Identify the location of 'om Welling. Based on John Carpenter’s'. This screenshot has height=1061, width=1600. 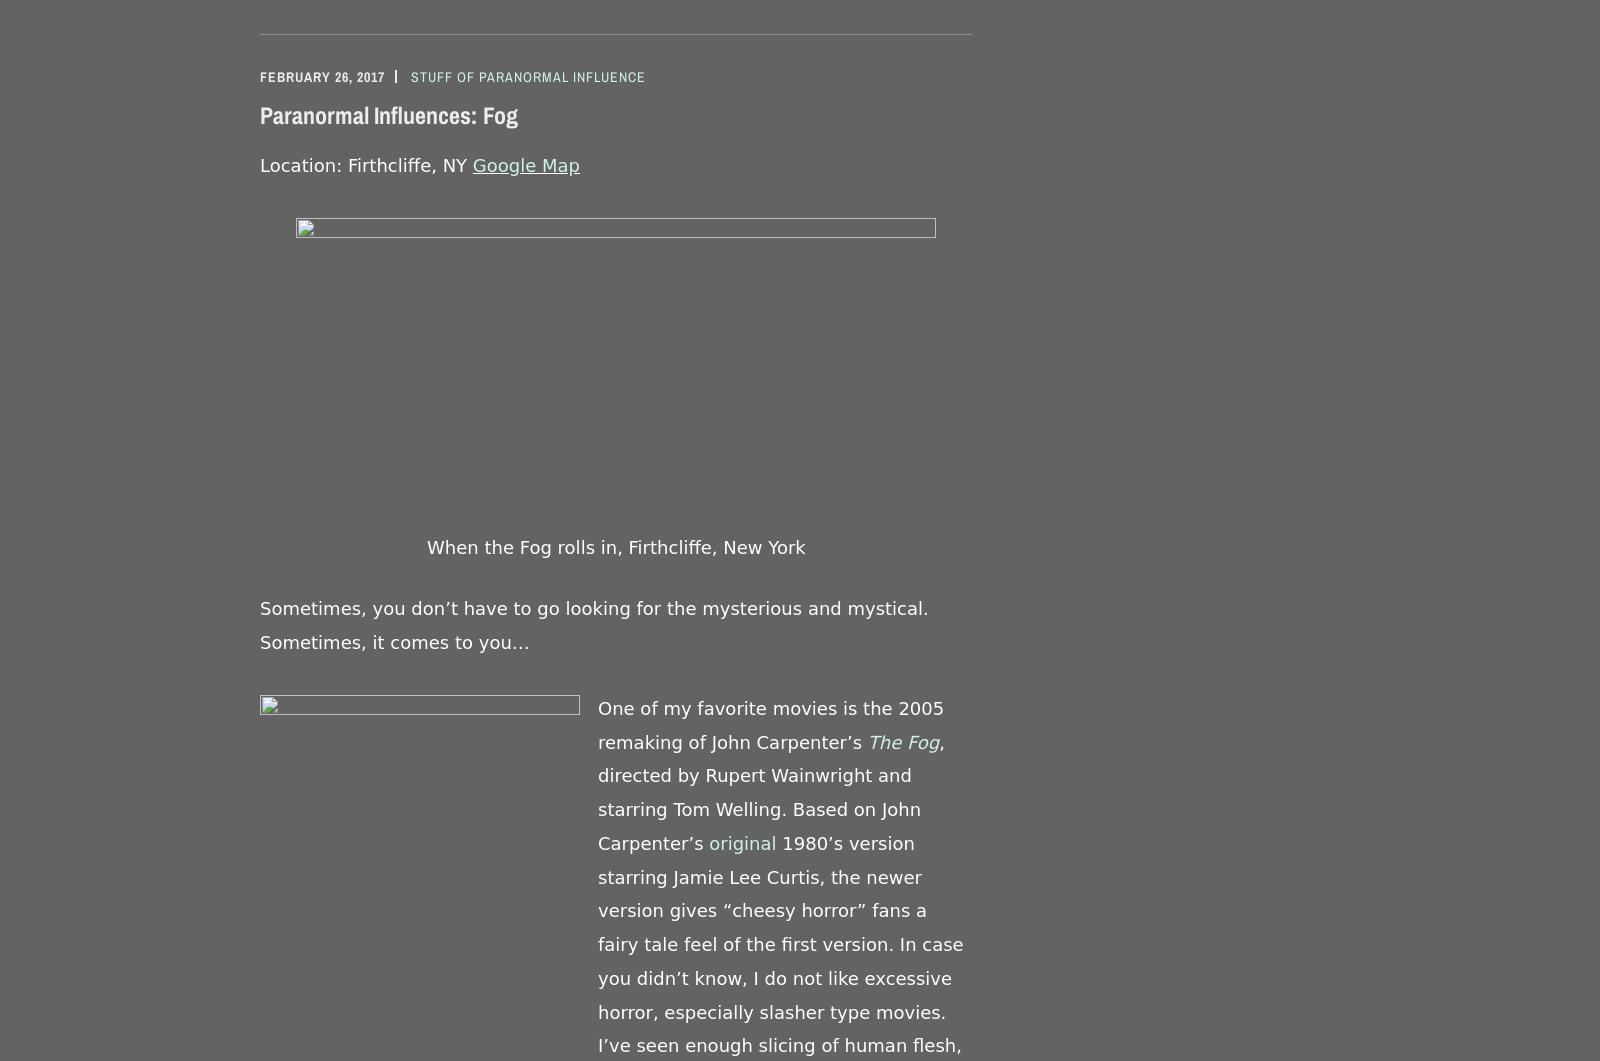
(759, 825).